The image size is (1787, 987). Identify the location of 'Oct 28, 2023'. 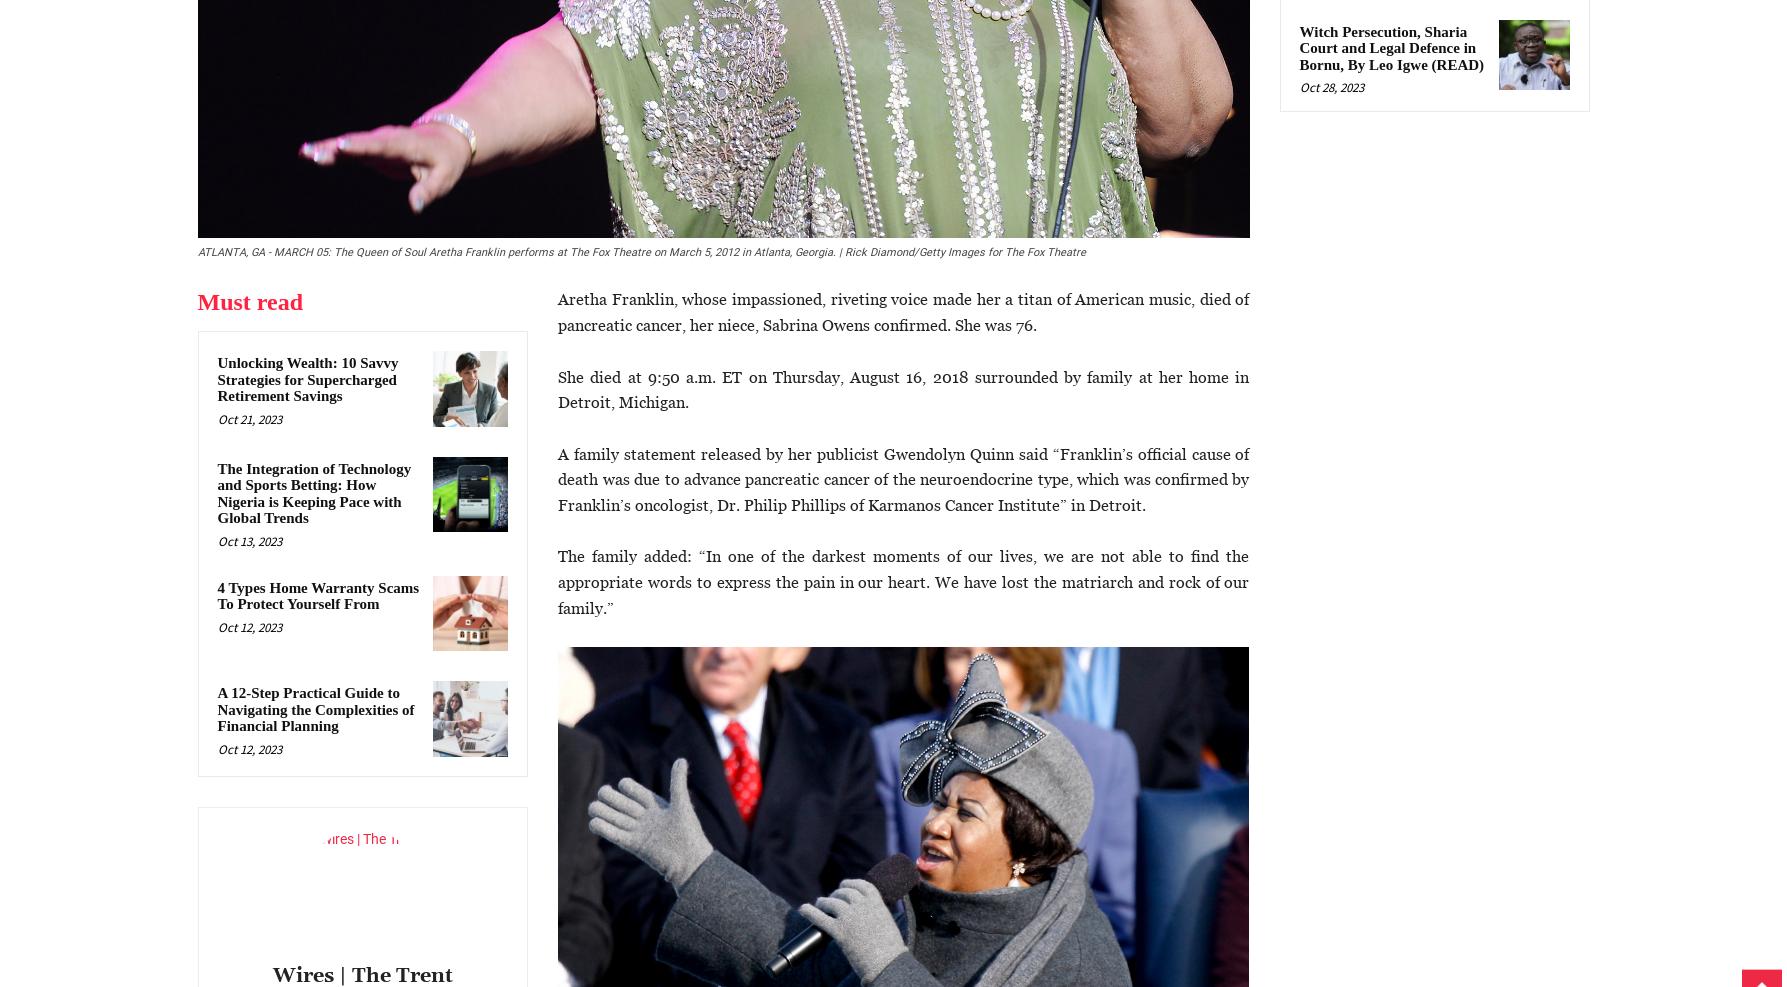
(1297, 87).